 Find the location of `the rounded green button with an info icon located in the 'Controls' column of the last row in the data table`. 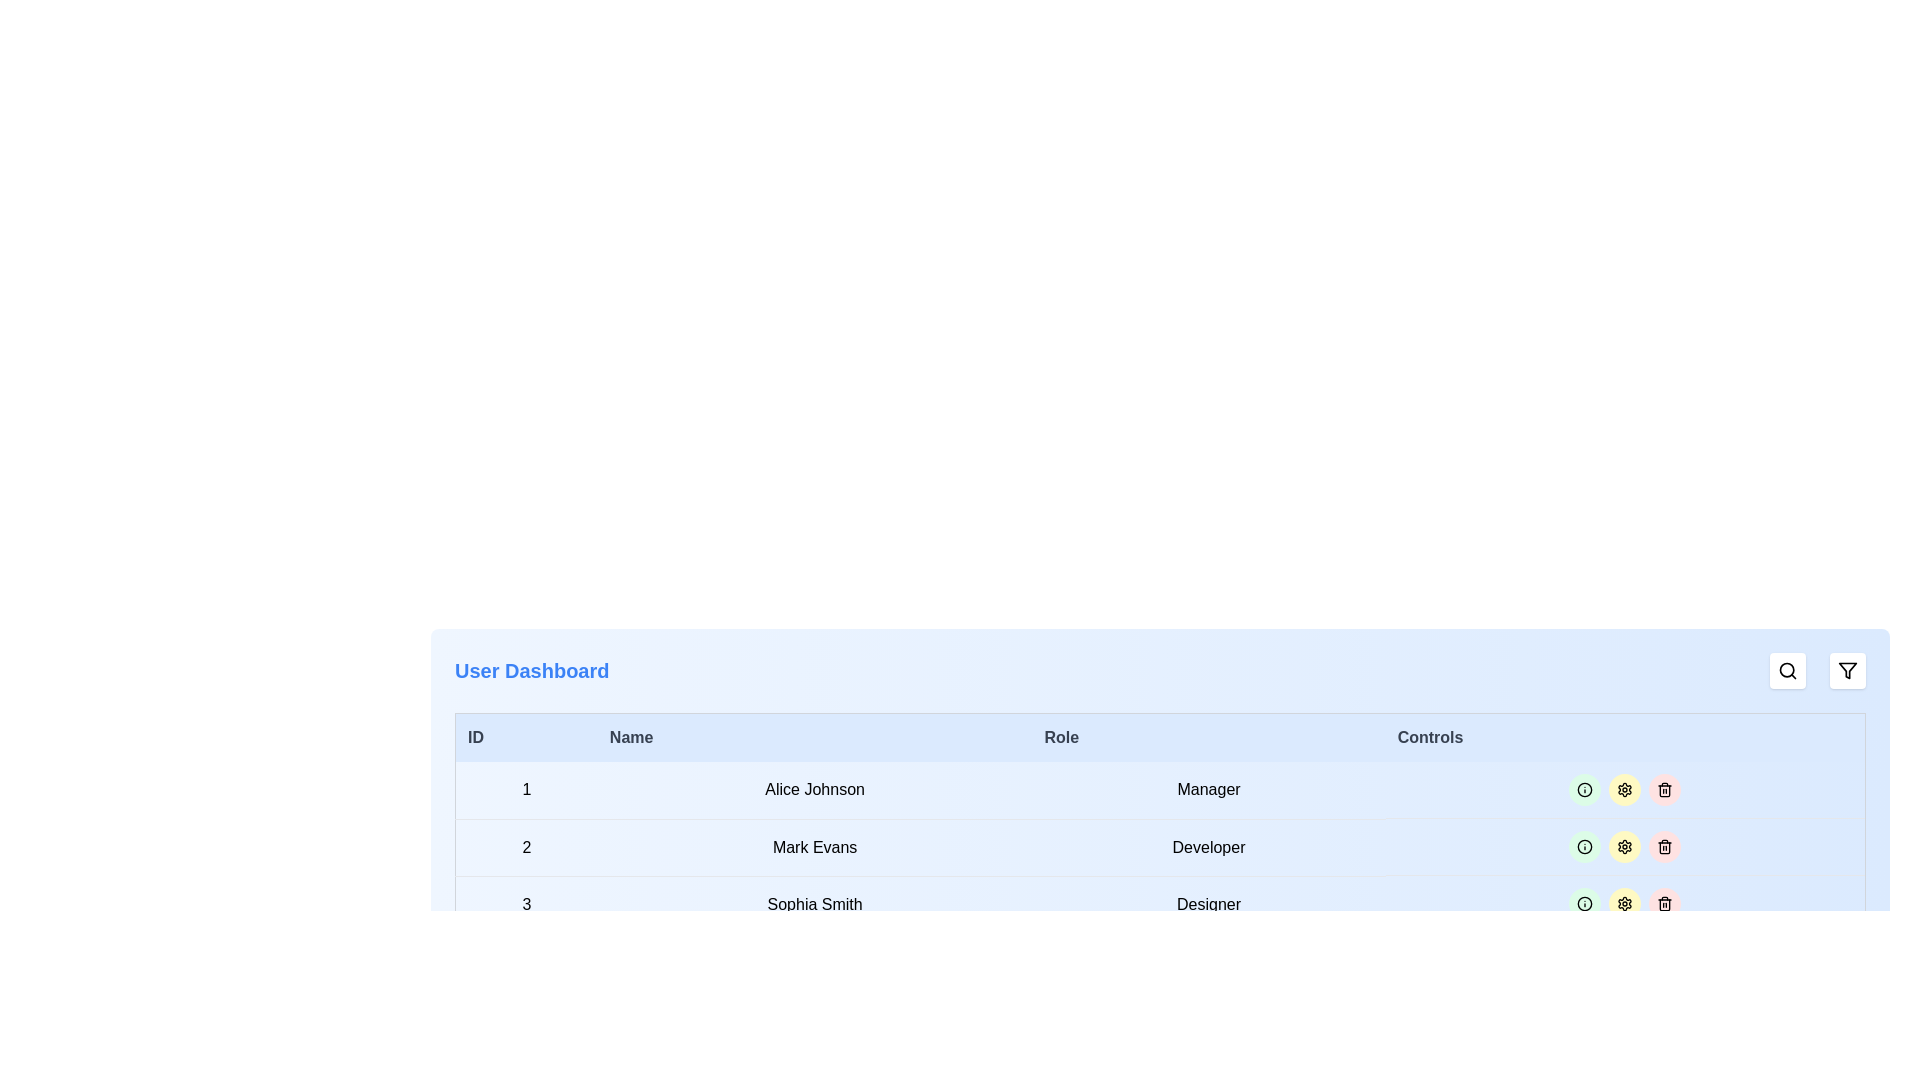

the rounded green button with an info icon located in the 'Controls' column of the last row in the data table is located at coordinates (1584, 903).